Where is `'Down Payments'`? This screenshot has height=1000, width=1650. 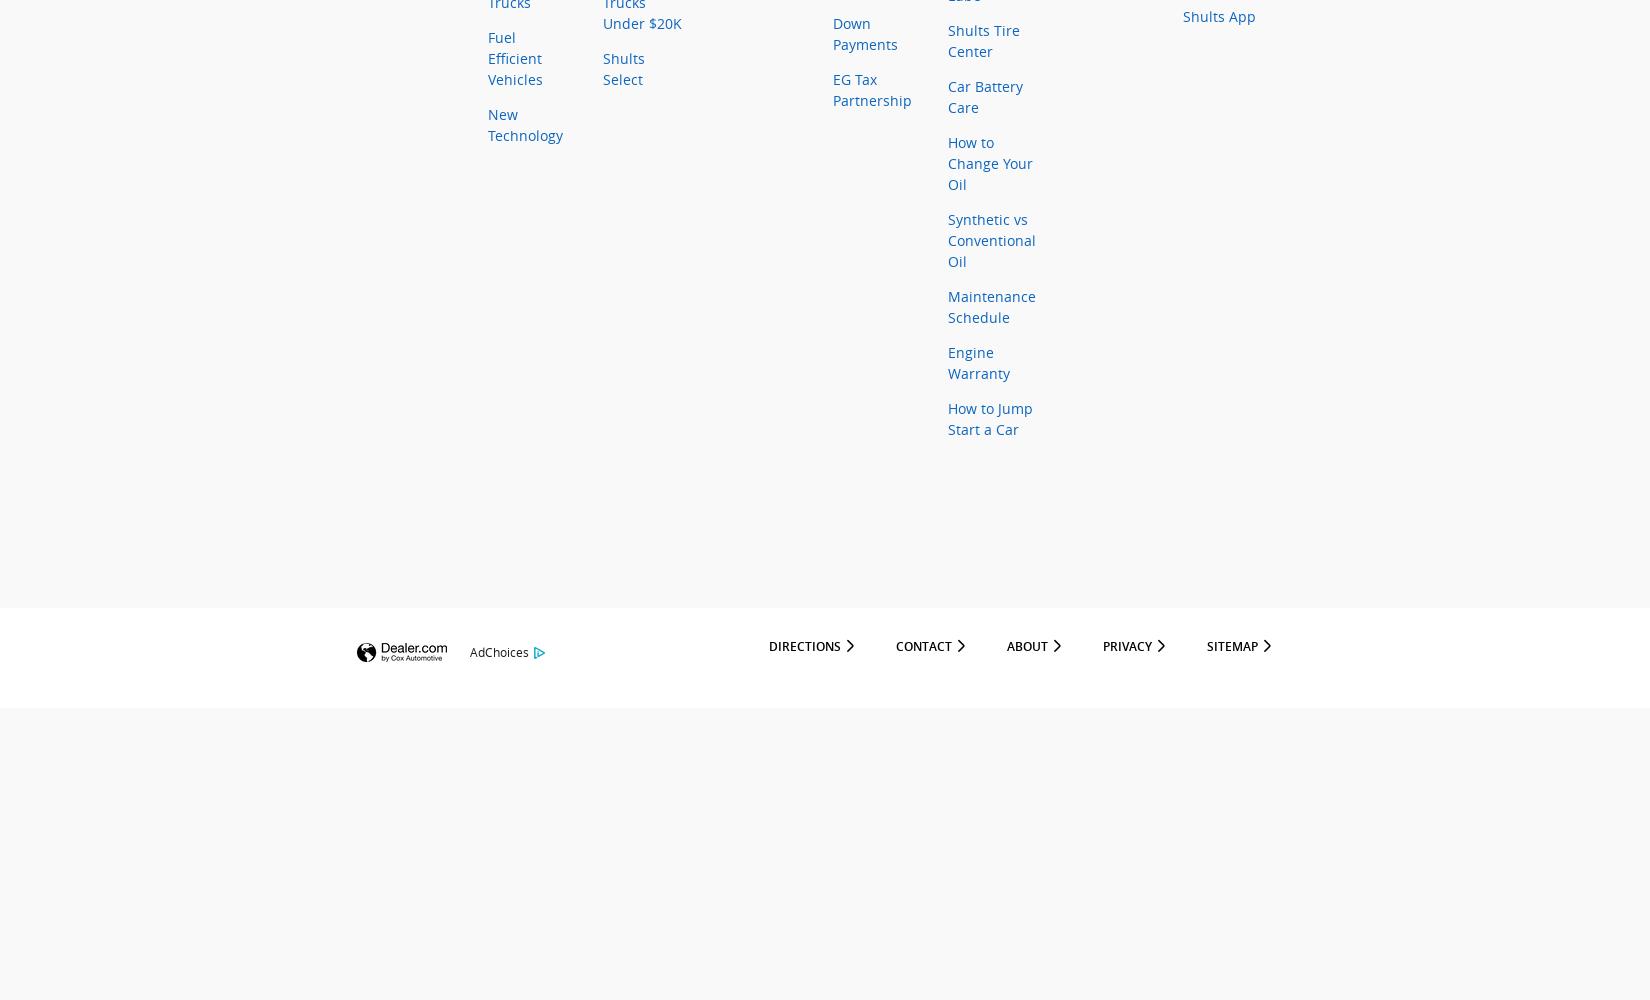 'Down Payments' is located at coordinates (865, 34).